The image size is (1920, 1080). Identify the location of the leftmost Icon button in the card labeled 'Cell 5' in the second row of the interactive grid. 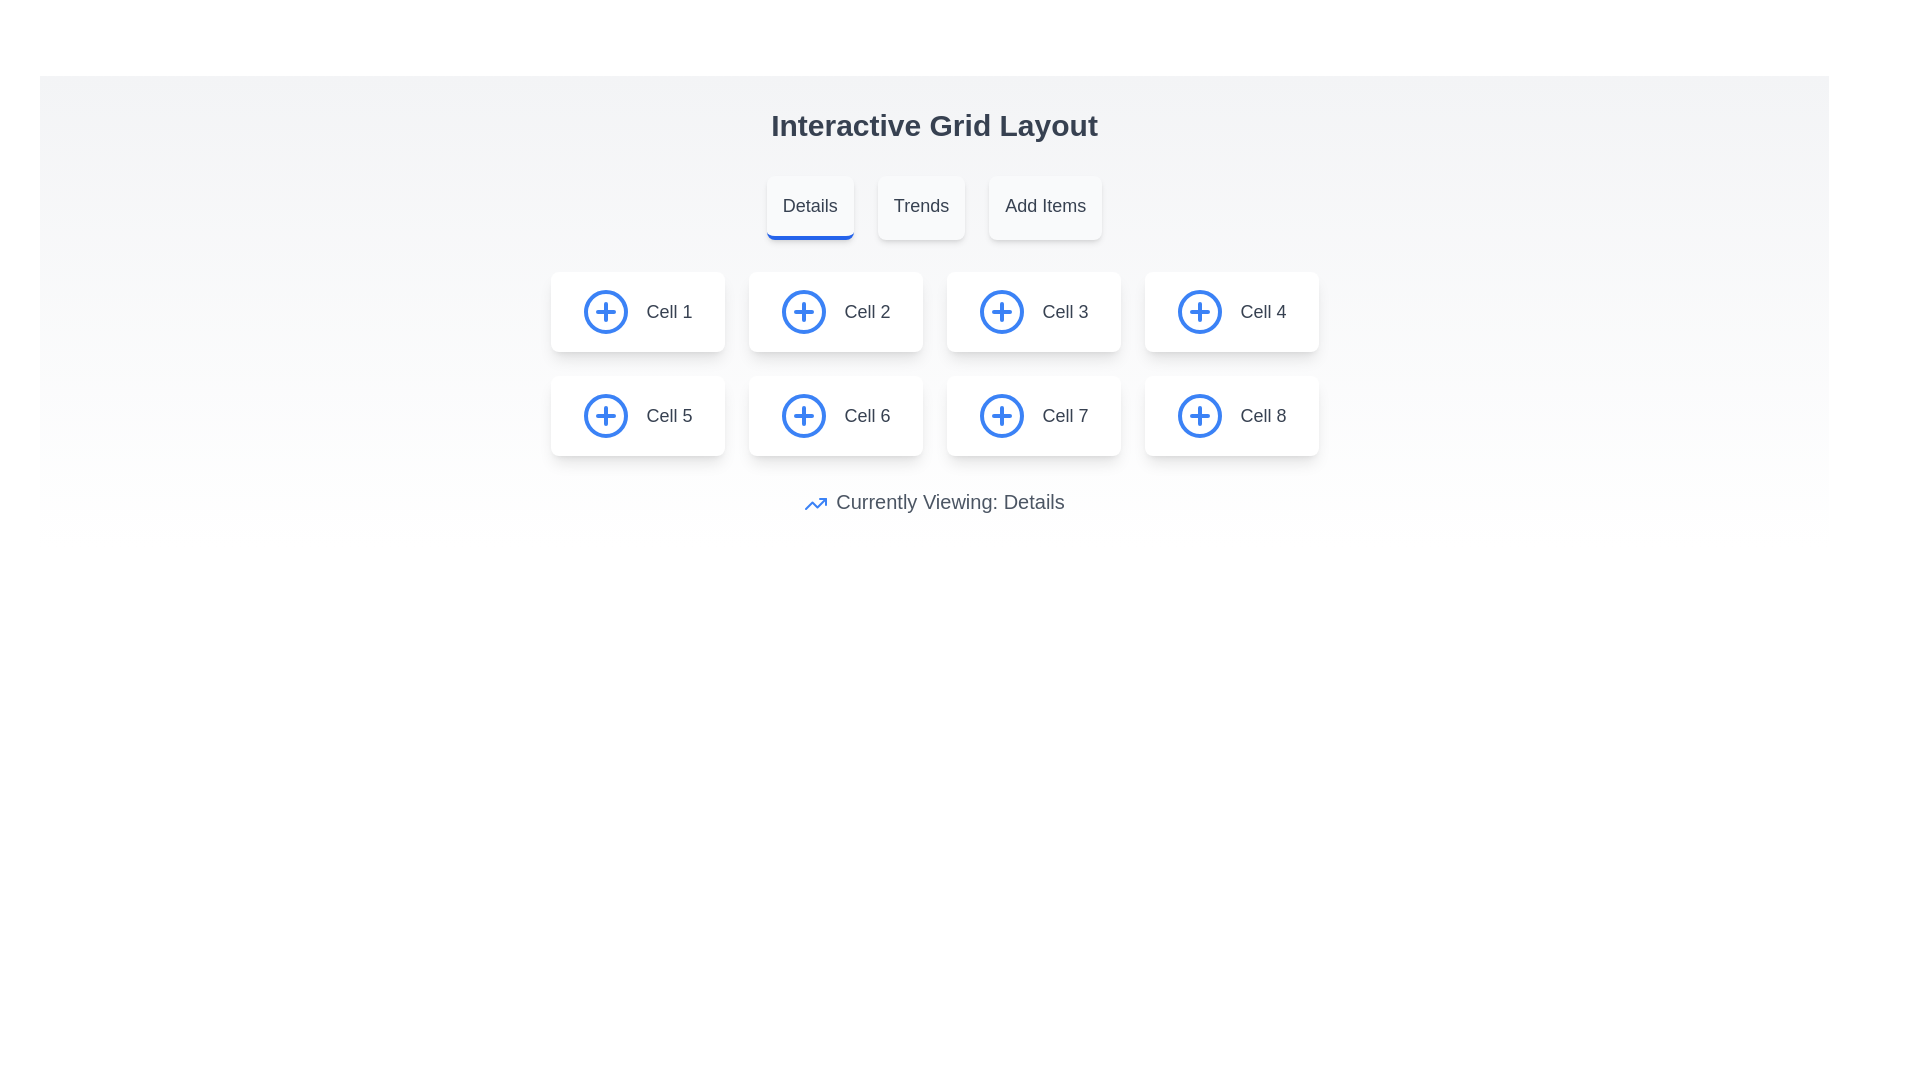
(605, 415).